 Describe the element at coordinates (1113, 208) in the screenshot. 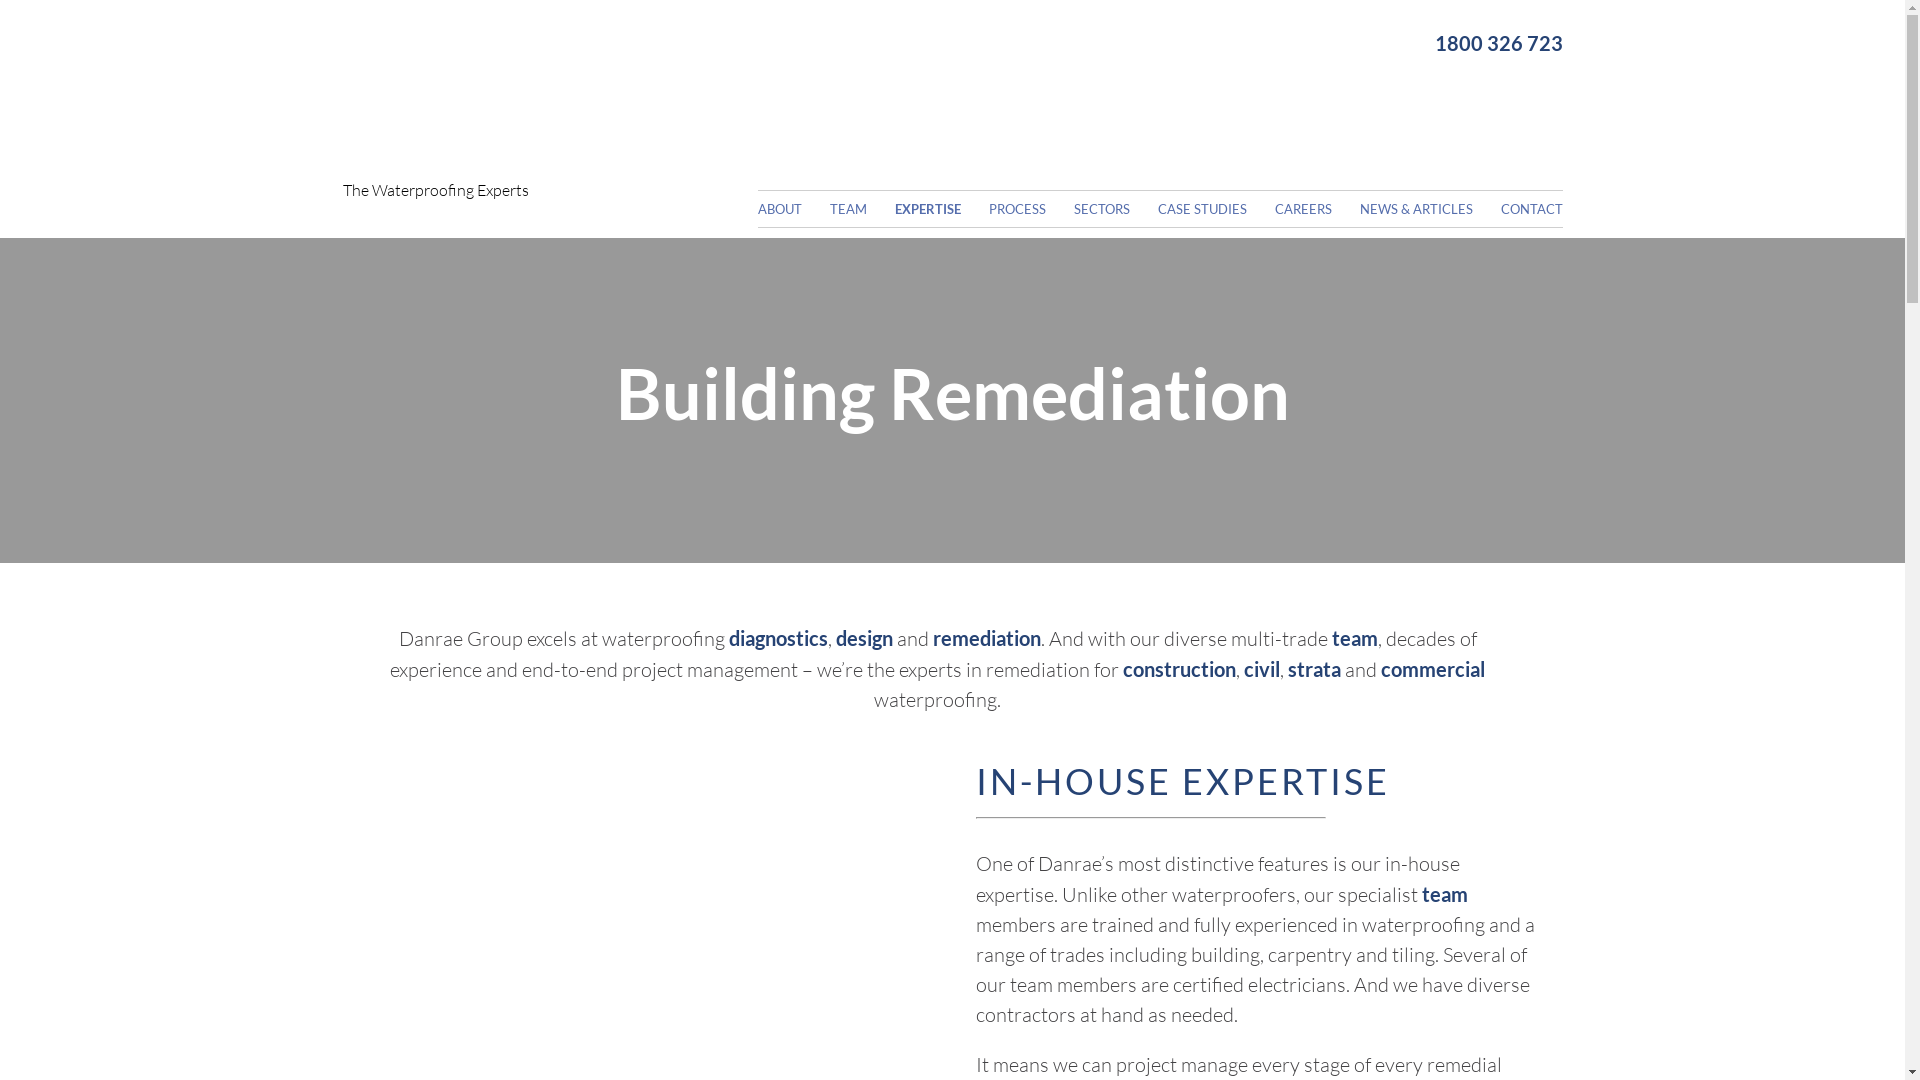

I see `'SECTORS'` at that location.